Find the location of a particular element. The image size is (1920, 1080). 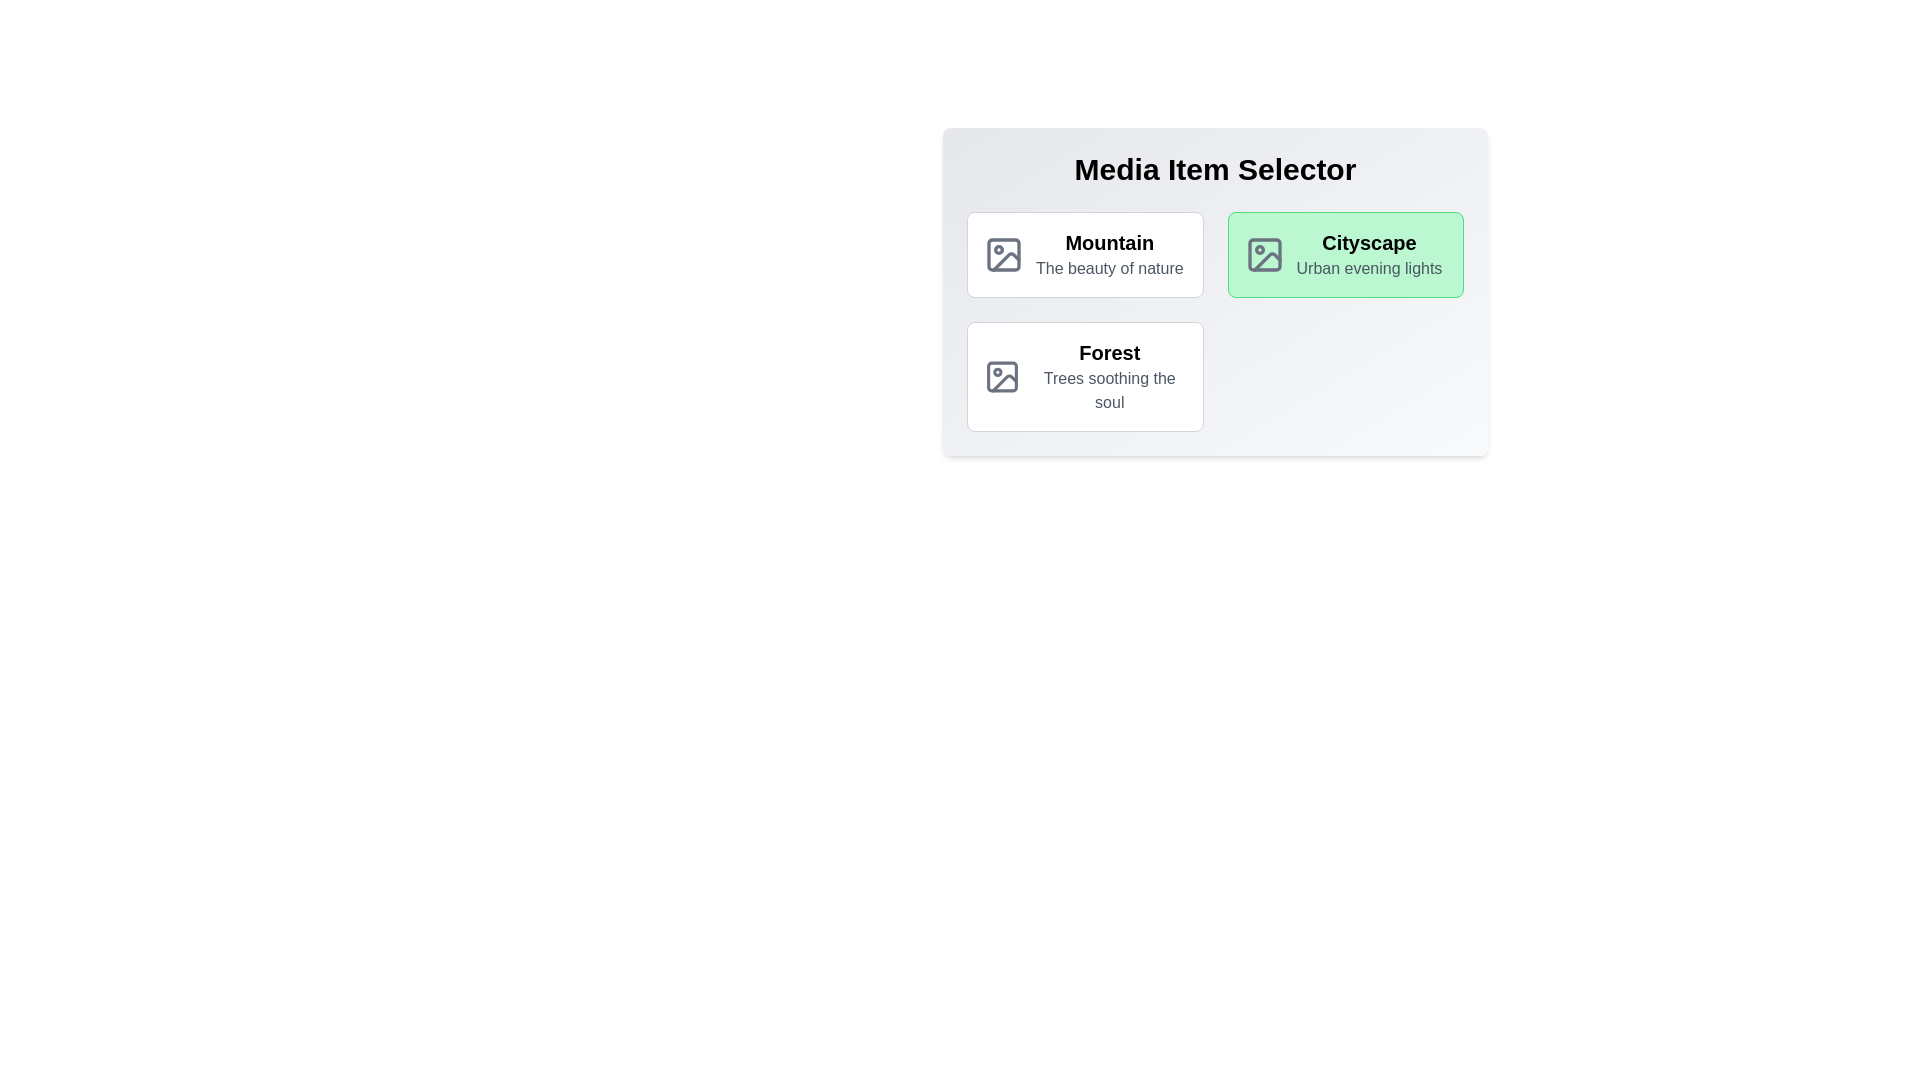

the media item Forest to observe the scaling effect is located at coordinates (1084, 377).